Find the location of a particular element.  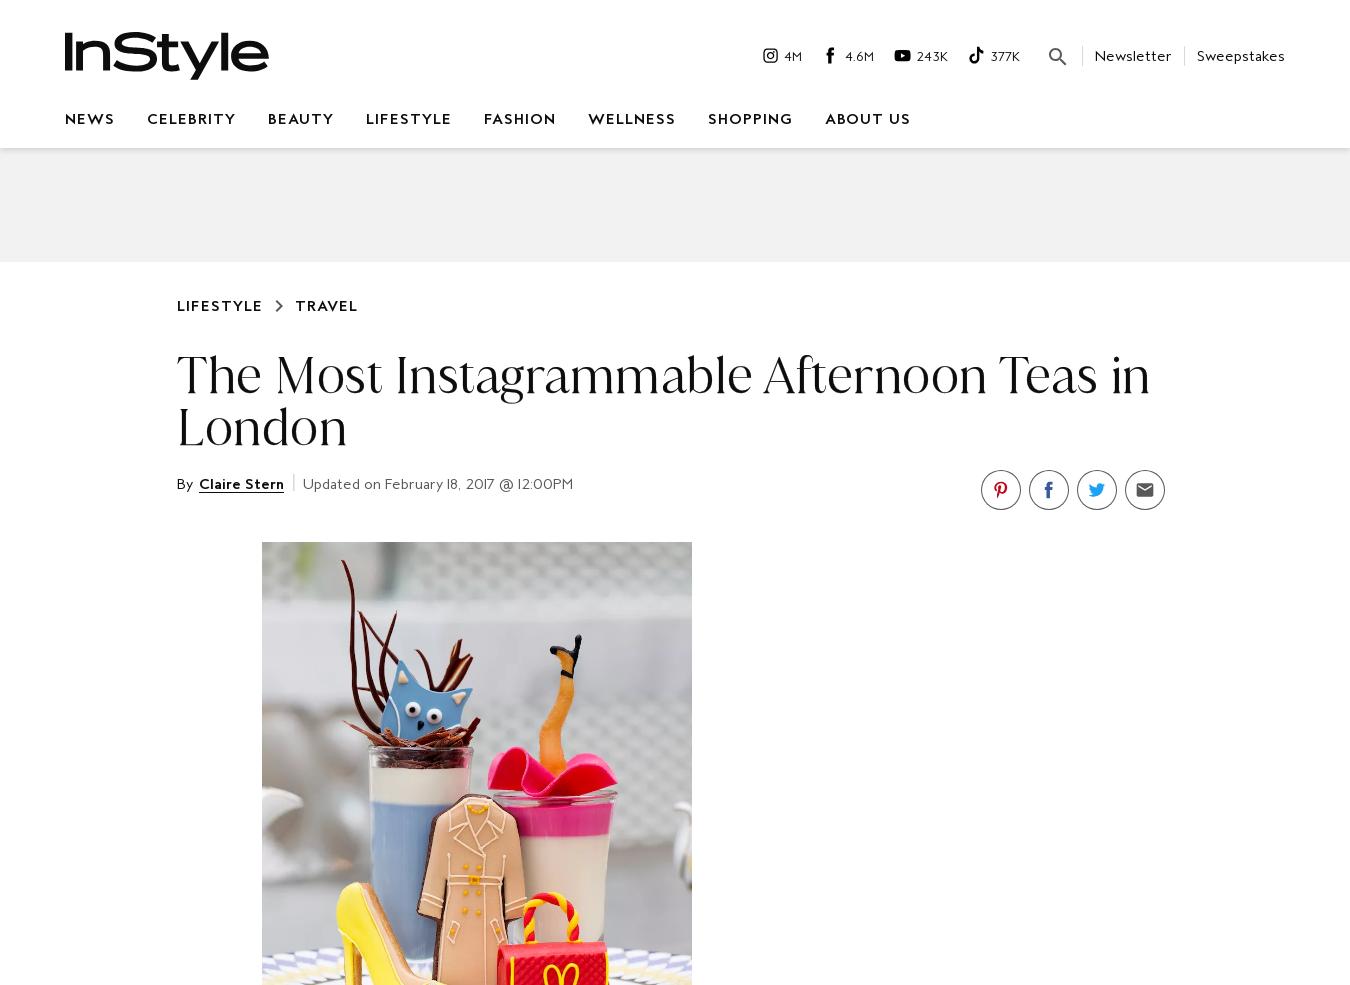

'Fashion' is located at coordinates (519, 118).